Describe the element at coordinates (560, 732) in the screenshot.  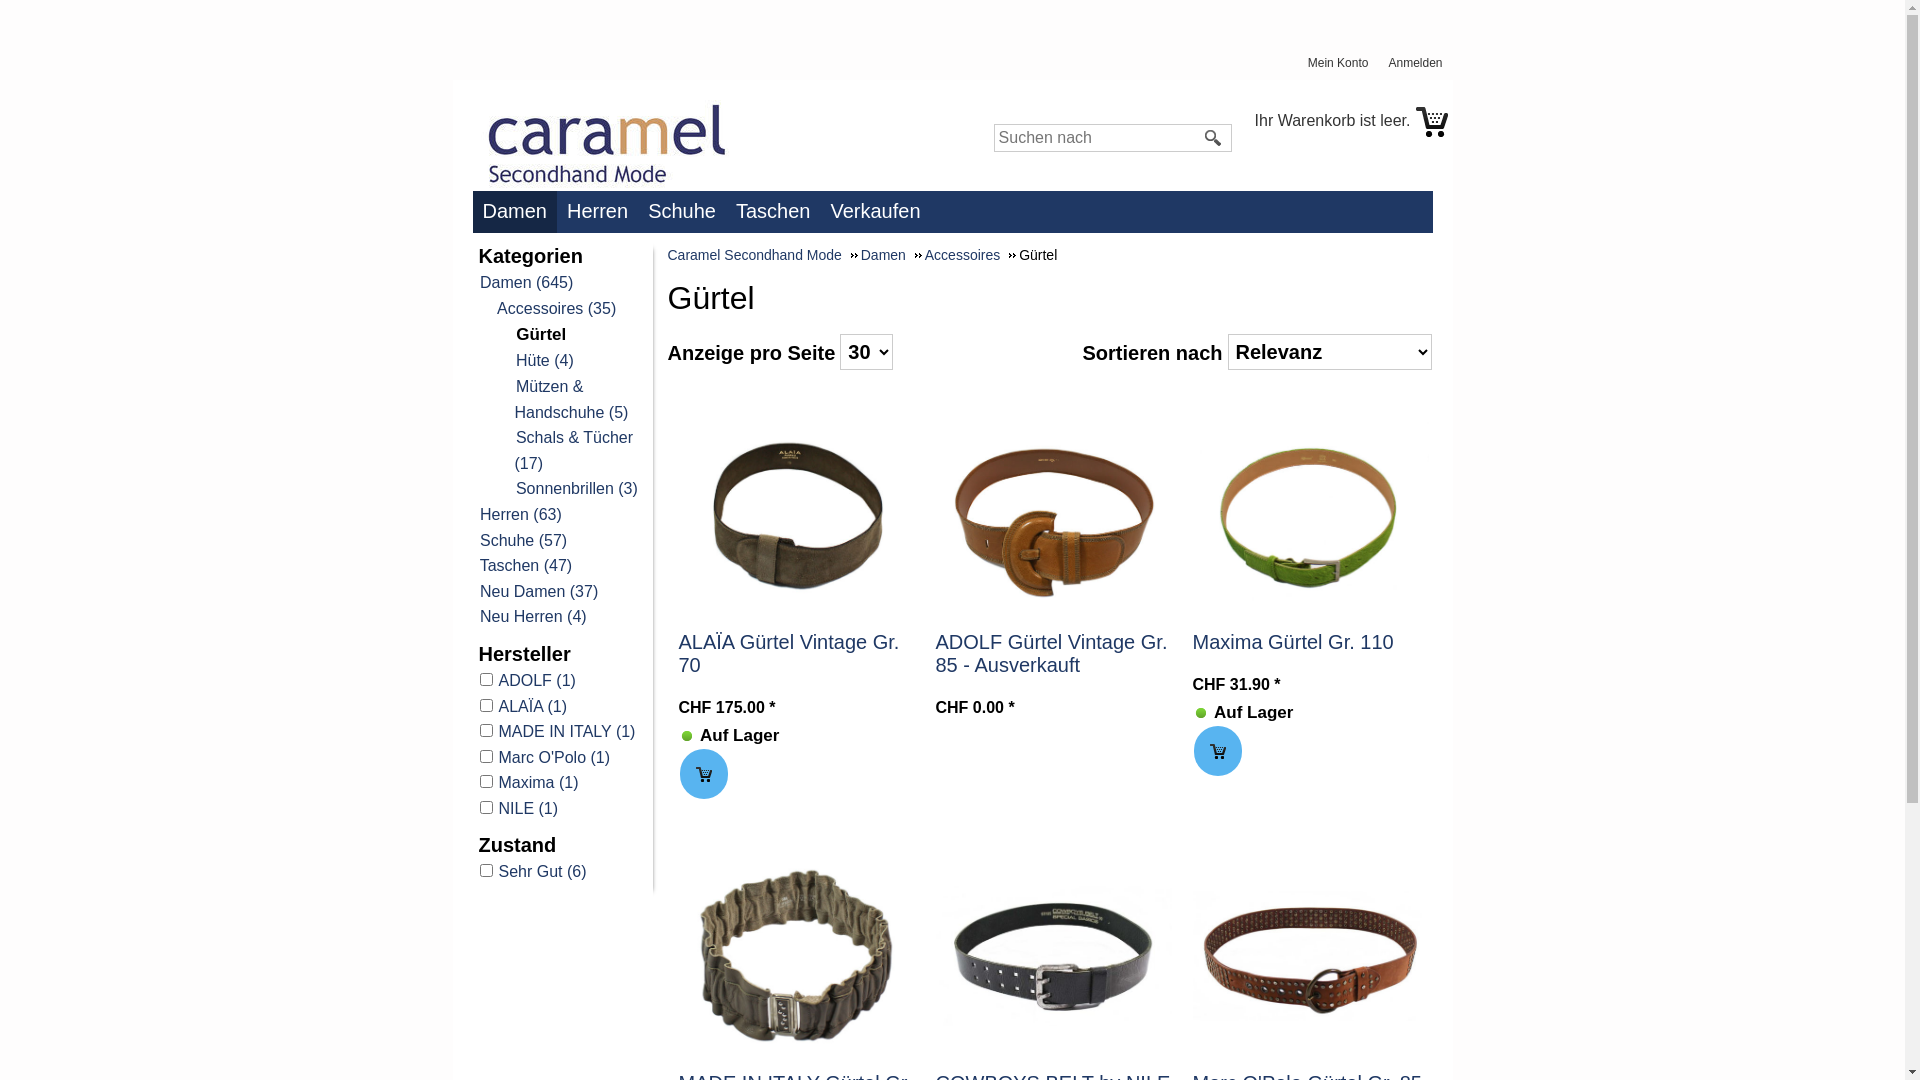
I see `'MADE IN ITALY (1)'` at that location.